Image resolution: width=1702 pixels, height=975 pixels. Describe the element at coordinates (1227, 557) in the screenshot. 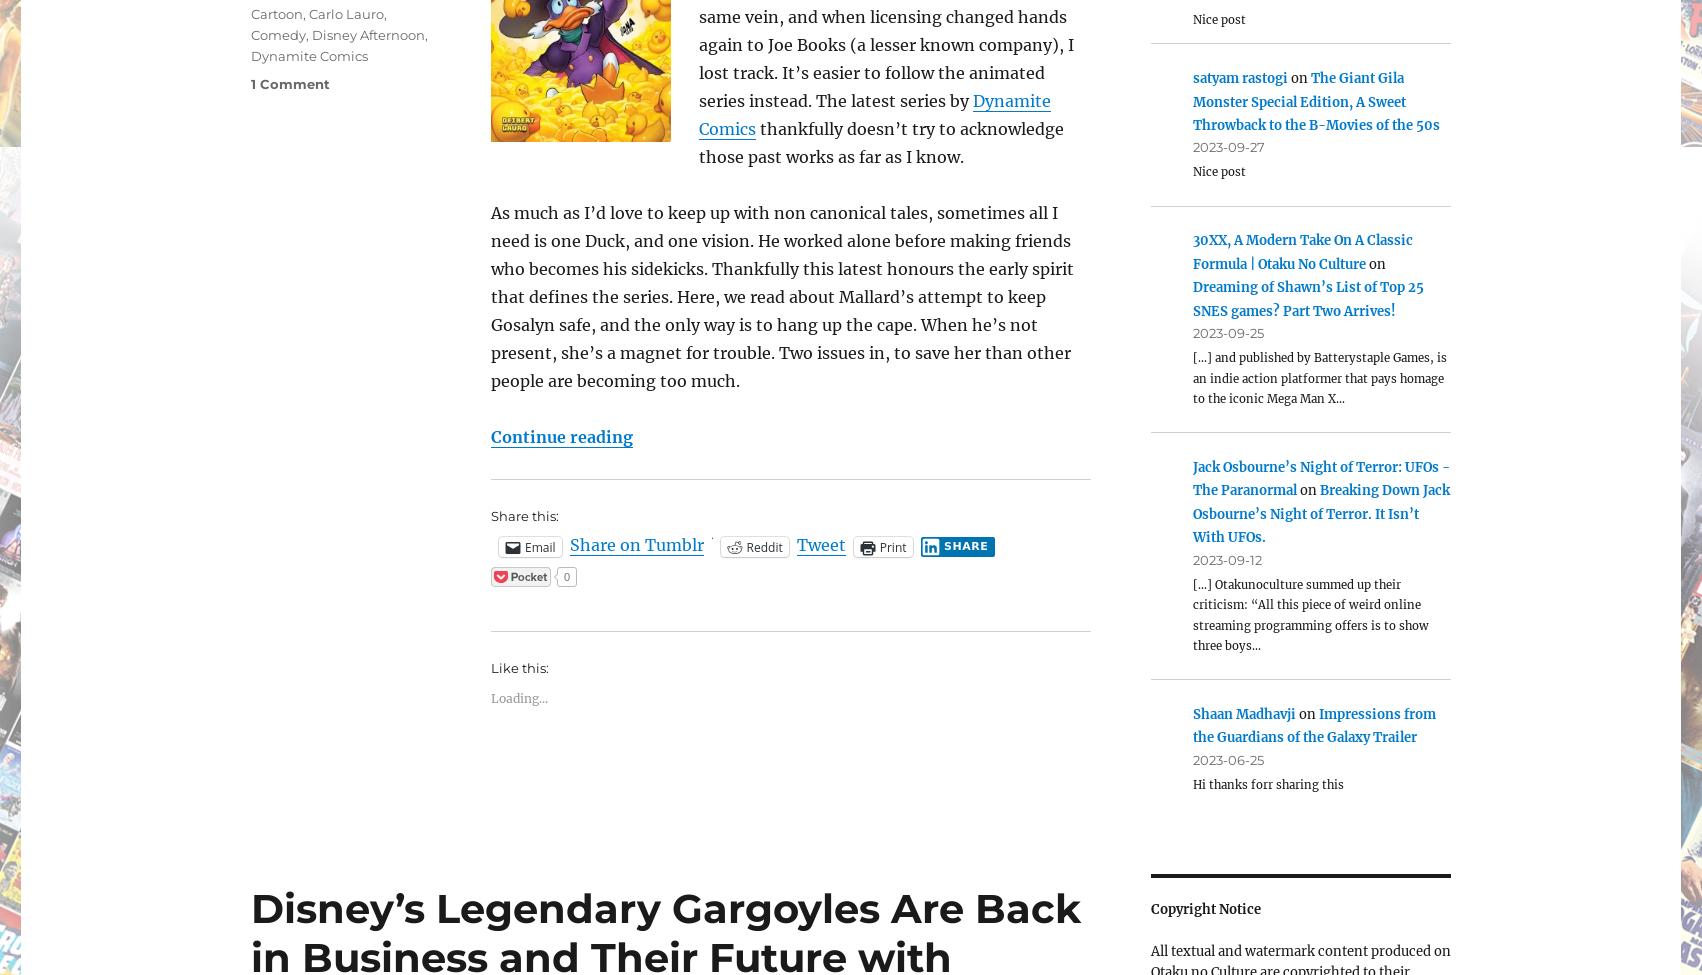

I see `'2023-09-12'` at that location.